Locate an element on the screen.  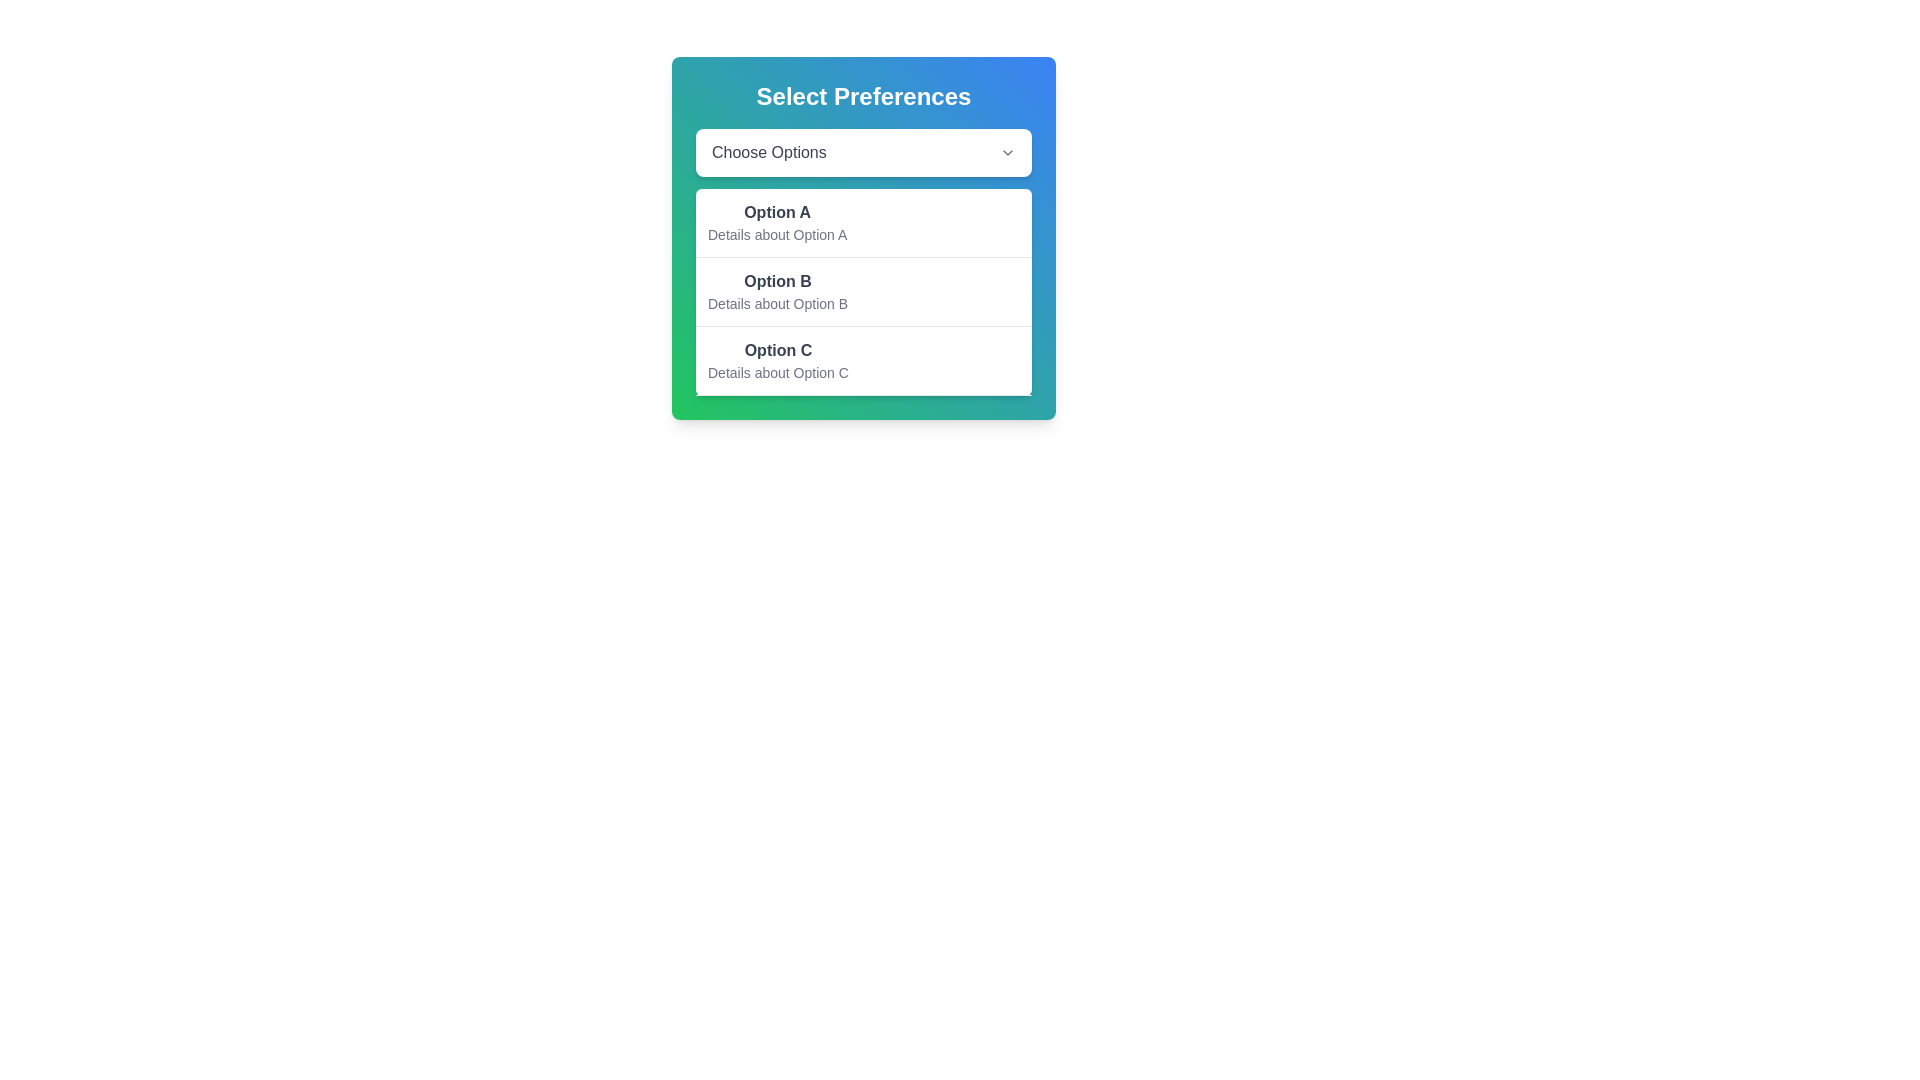
the text label providing additional details about 'Option A' located in the drop-down menu under 'Select Preferences', directly beneath 'Option A' is located at coordinates (776, 234).